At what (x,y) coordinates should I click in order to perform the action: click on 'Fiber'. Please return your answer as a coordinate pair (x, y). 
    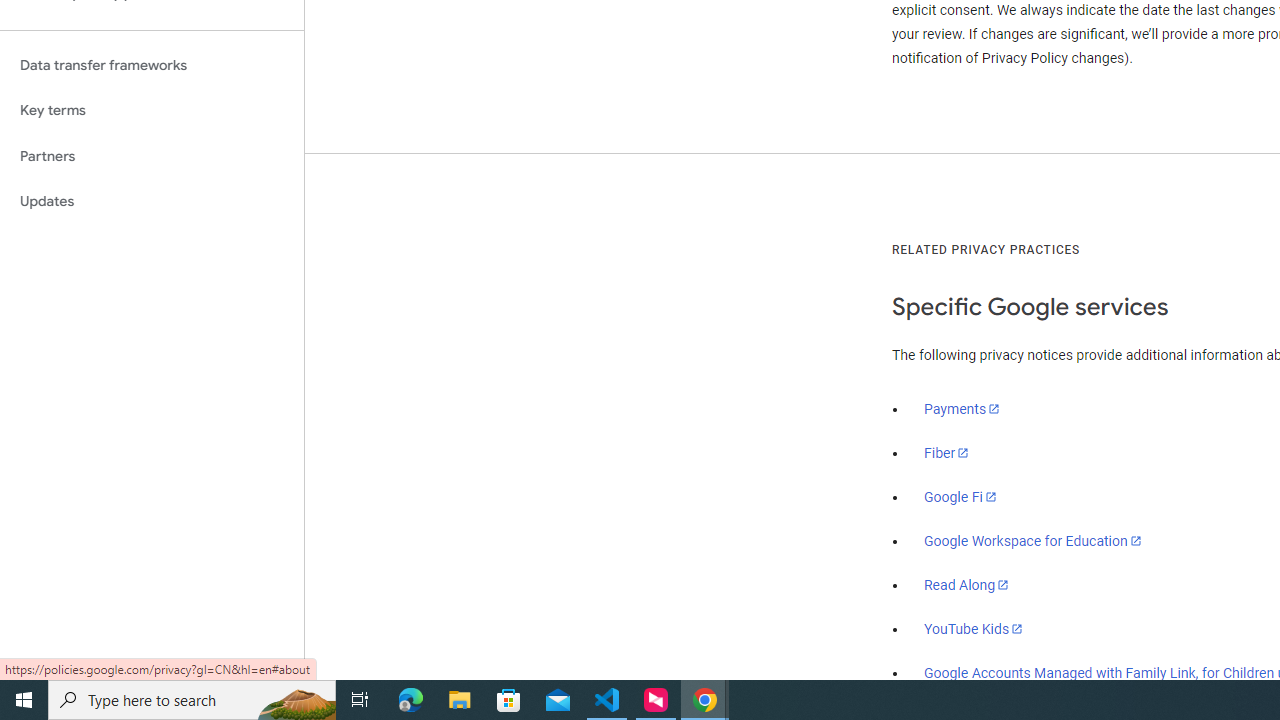
    Looking at the image, I should click on (946, 453).